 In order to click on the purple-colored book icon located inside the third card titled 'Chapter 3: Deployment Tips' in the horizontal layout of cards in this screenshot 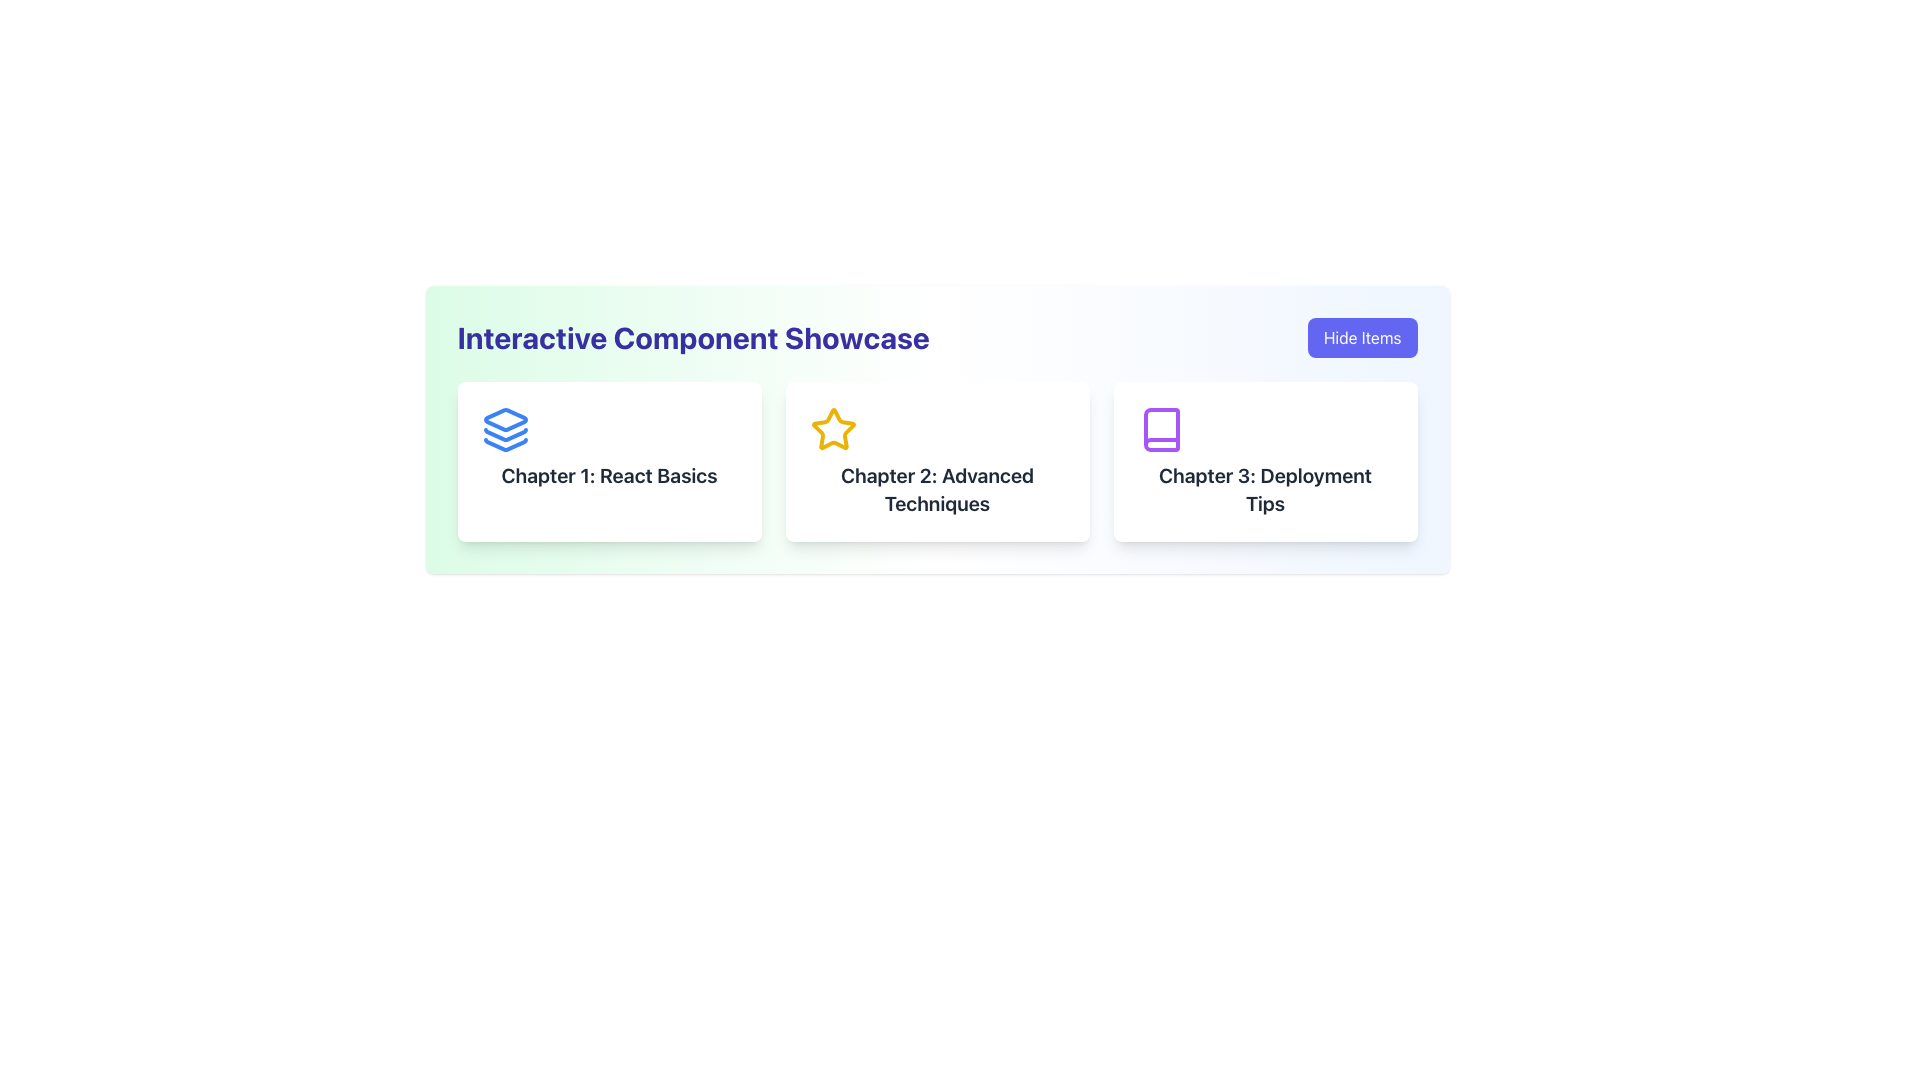, I will do `click(1161, 428)`.